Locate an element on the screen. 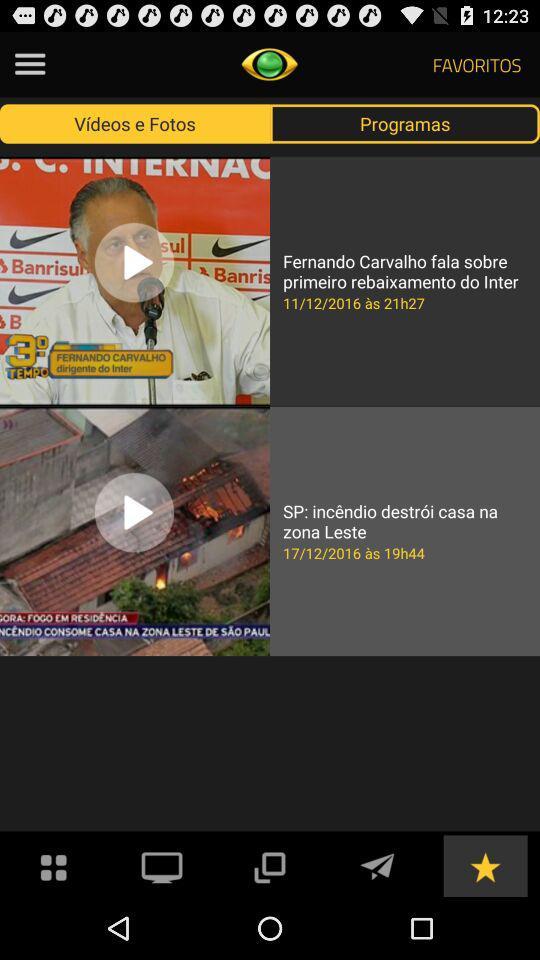 This screenshot has width=540, height=960. write an email or send an email is located at coordinates (377, 864).